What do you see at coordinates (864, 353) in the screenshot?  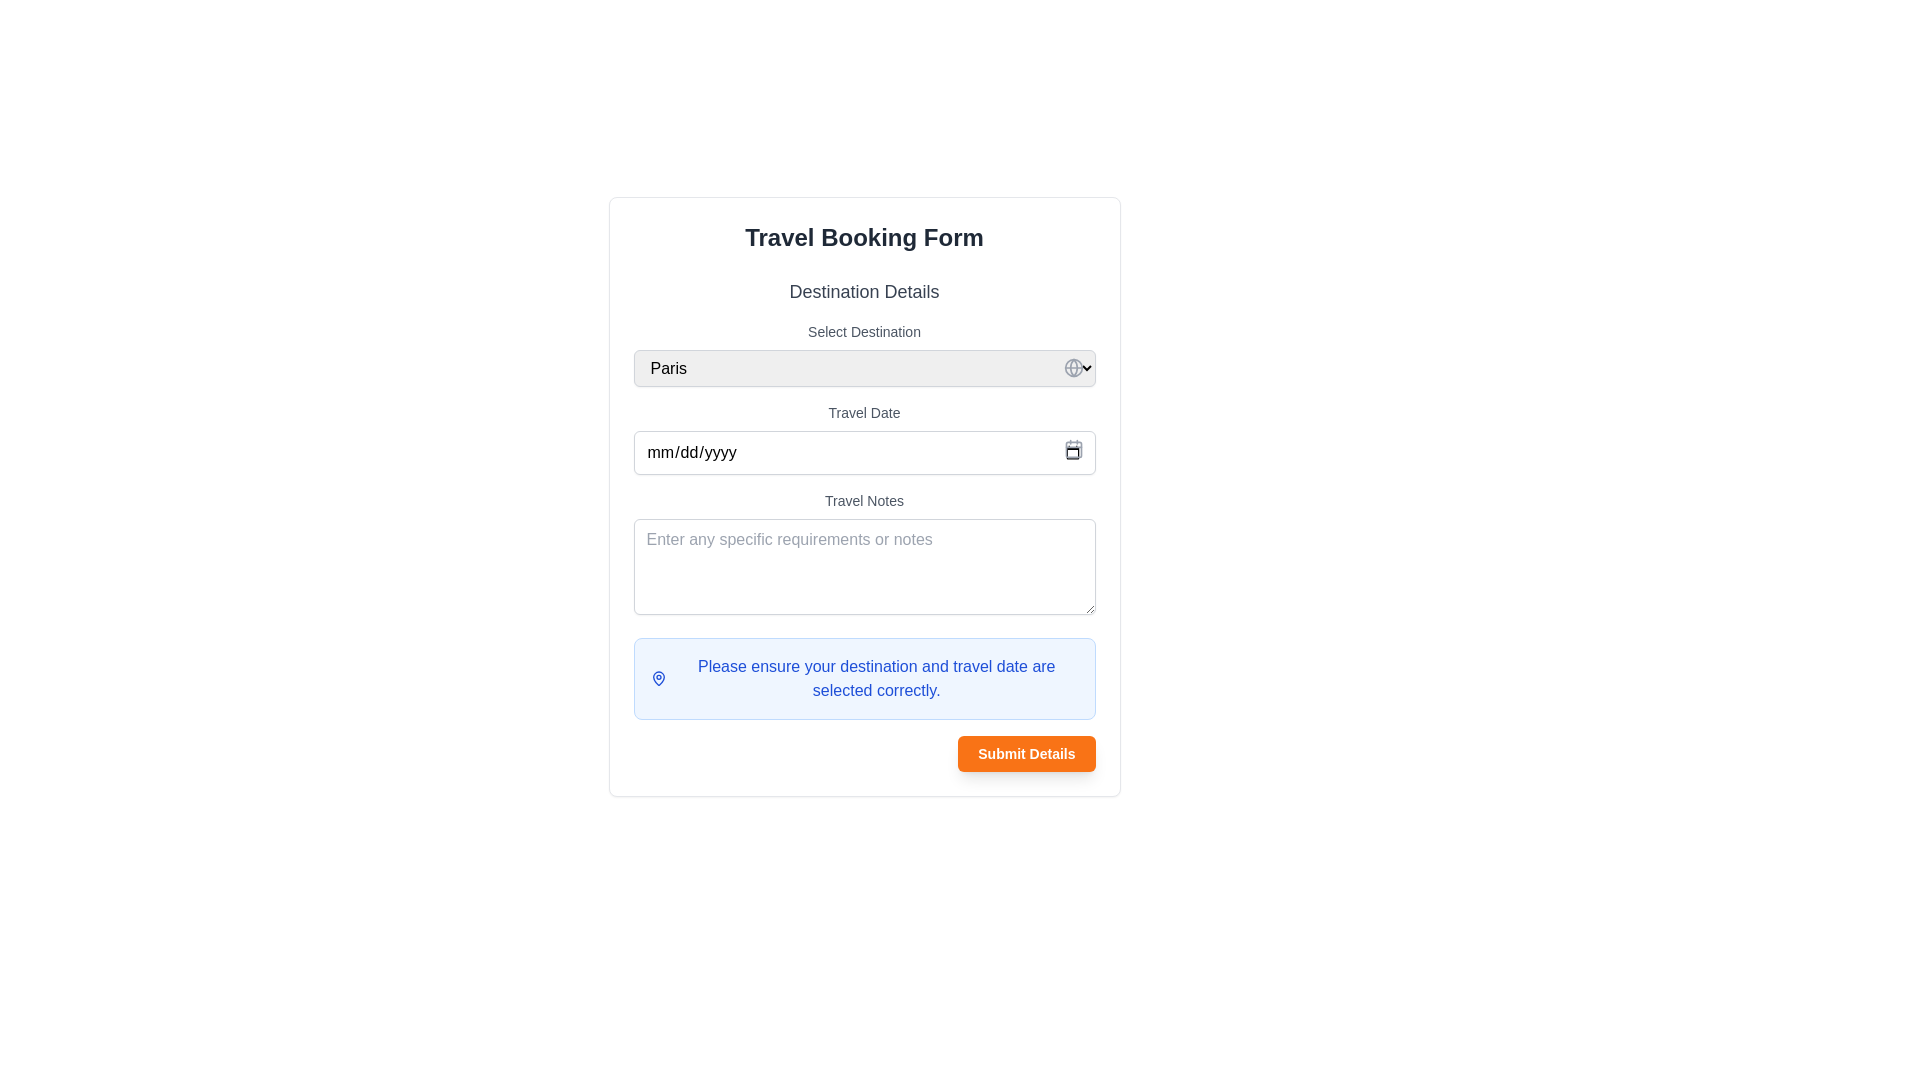 I see `the Dropdown menu in the 'Destination Details' section` at bounding box center [864, 353].